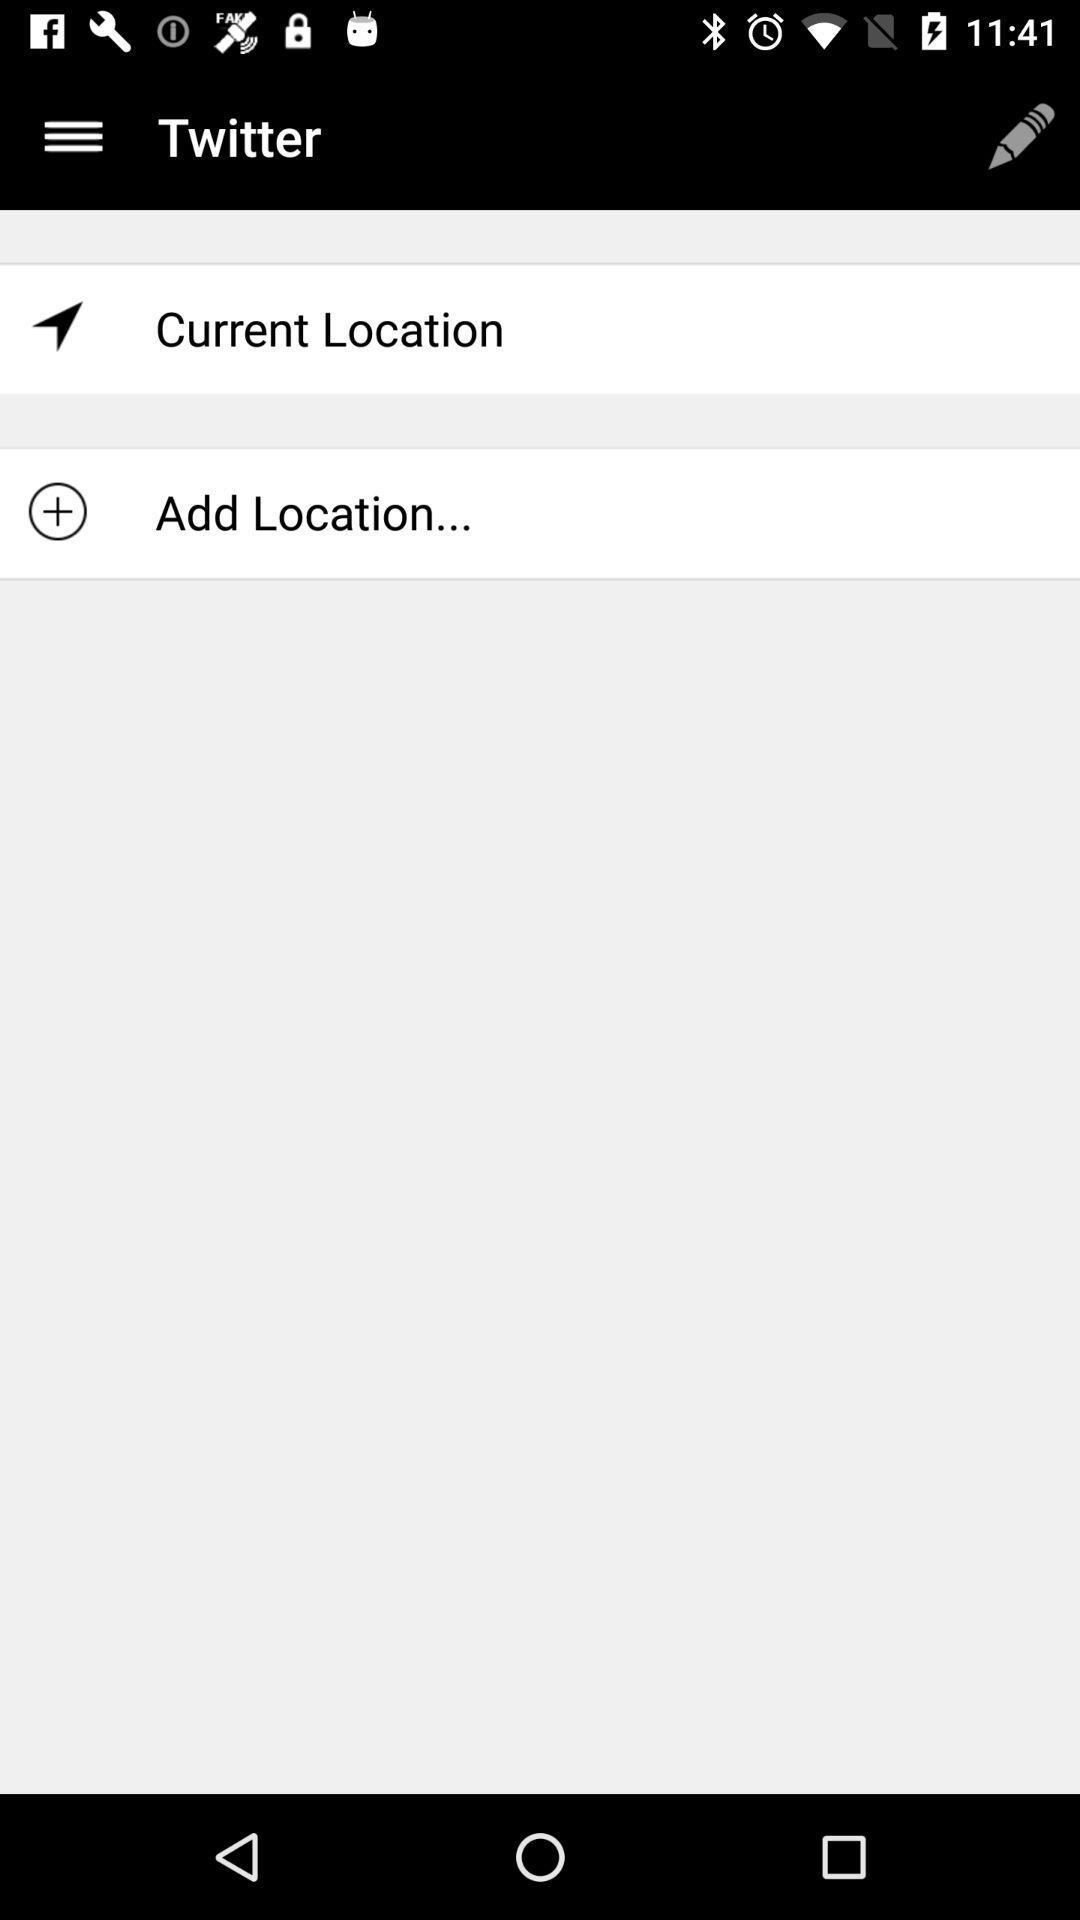 This screenshot has height=1920, width=1080. What do you see at coordinates (1021, 135) in the screenshot?
I see `edit option` at bounding box center [1021, 135].